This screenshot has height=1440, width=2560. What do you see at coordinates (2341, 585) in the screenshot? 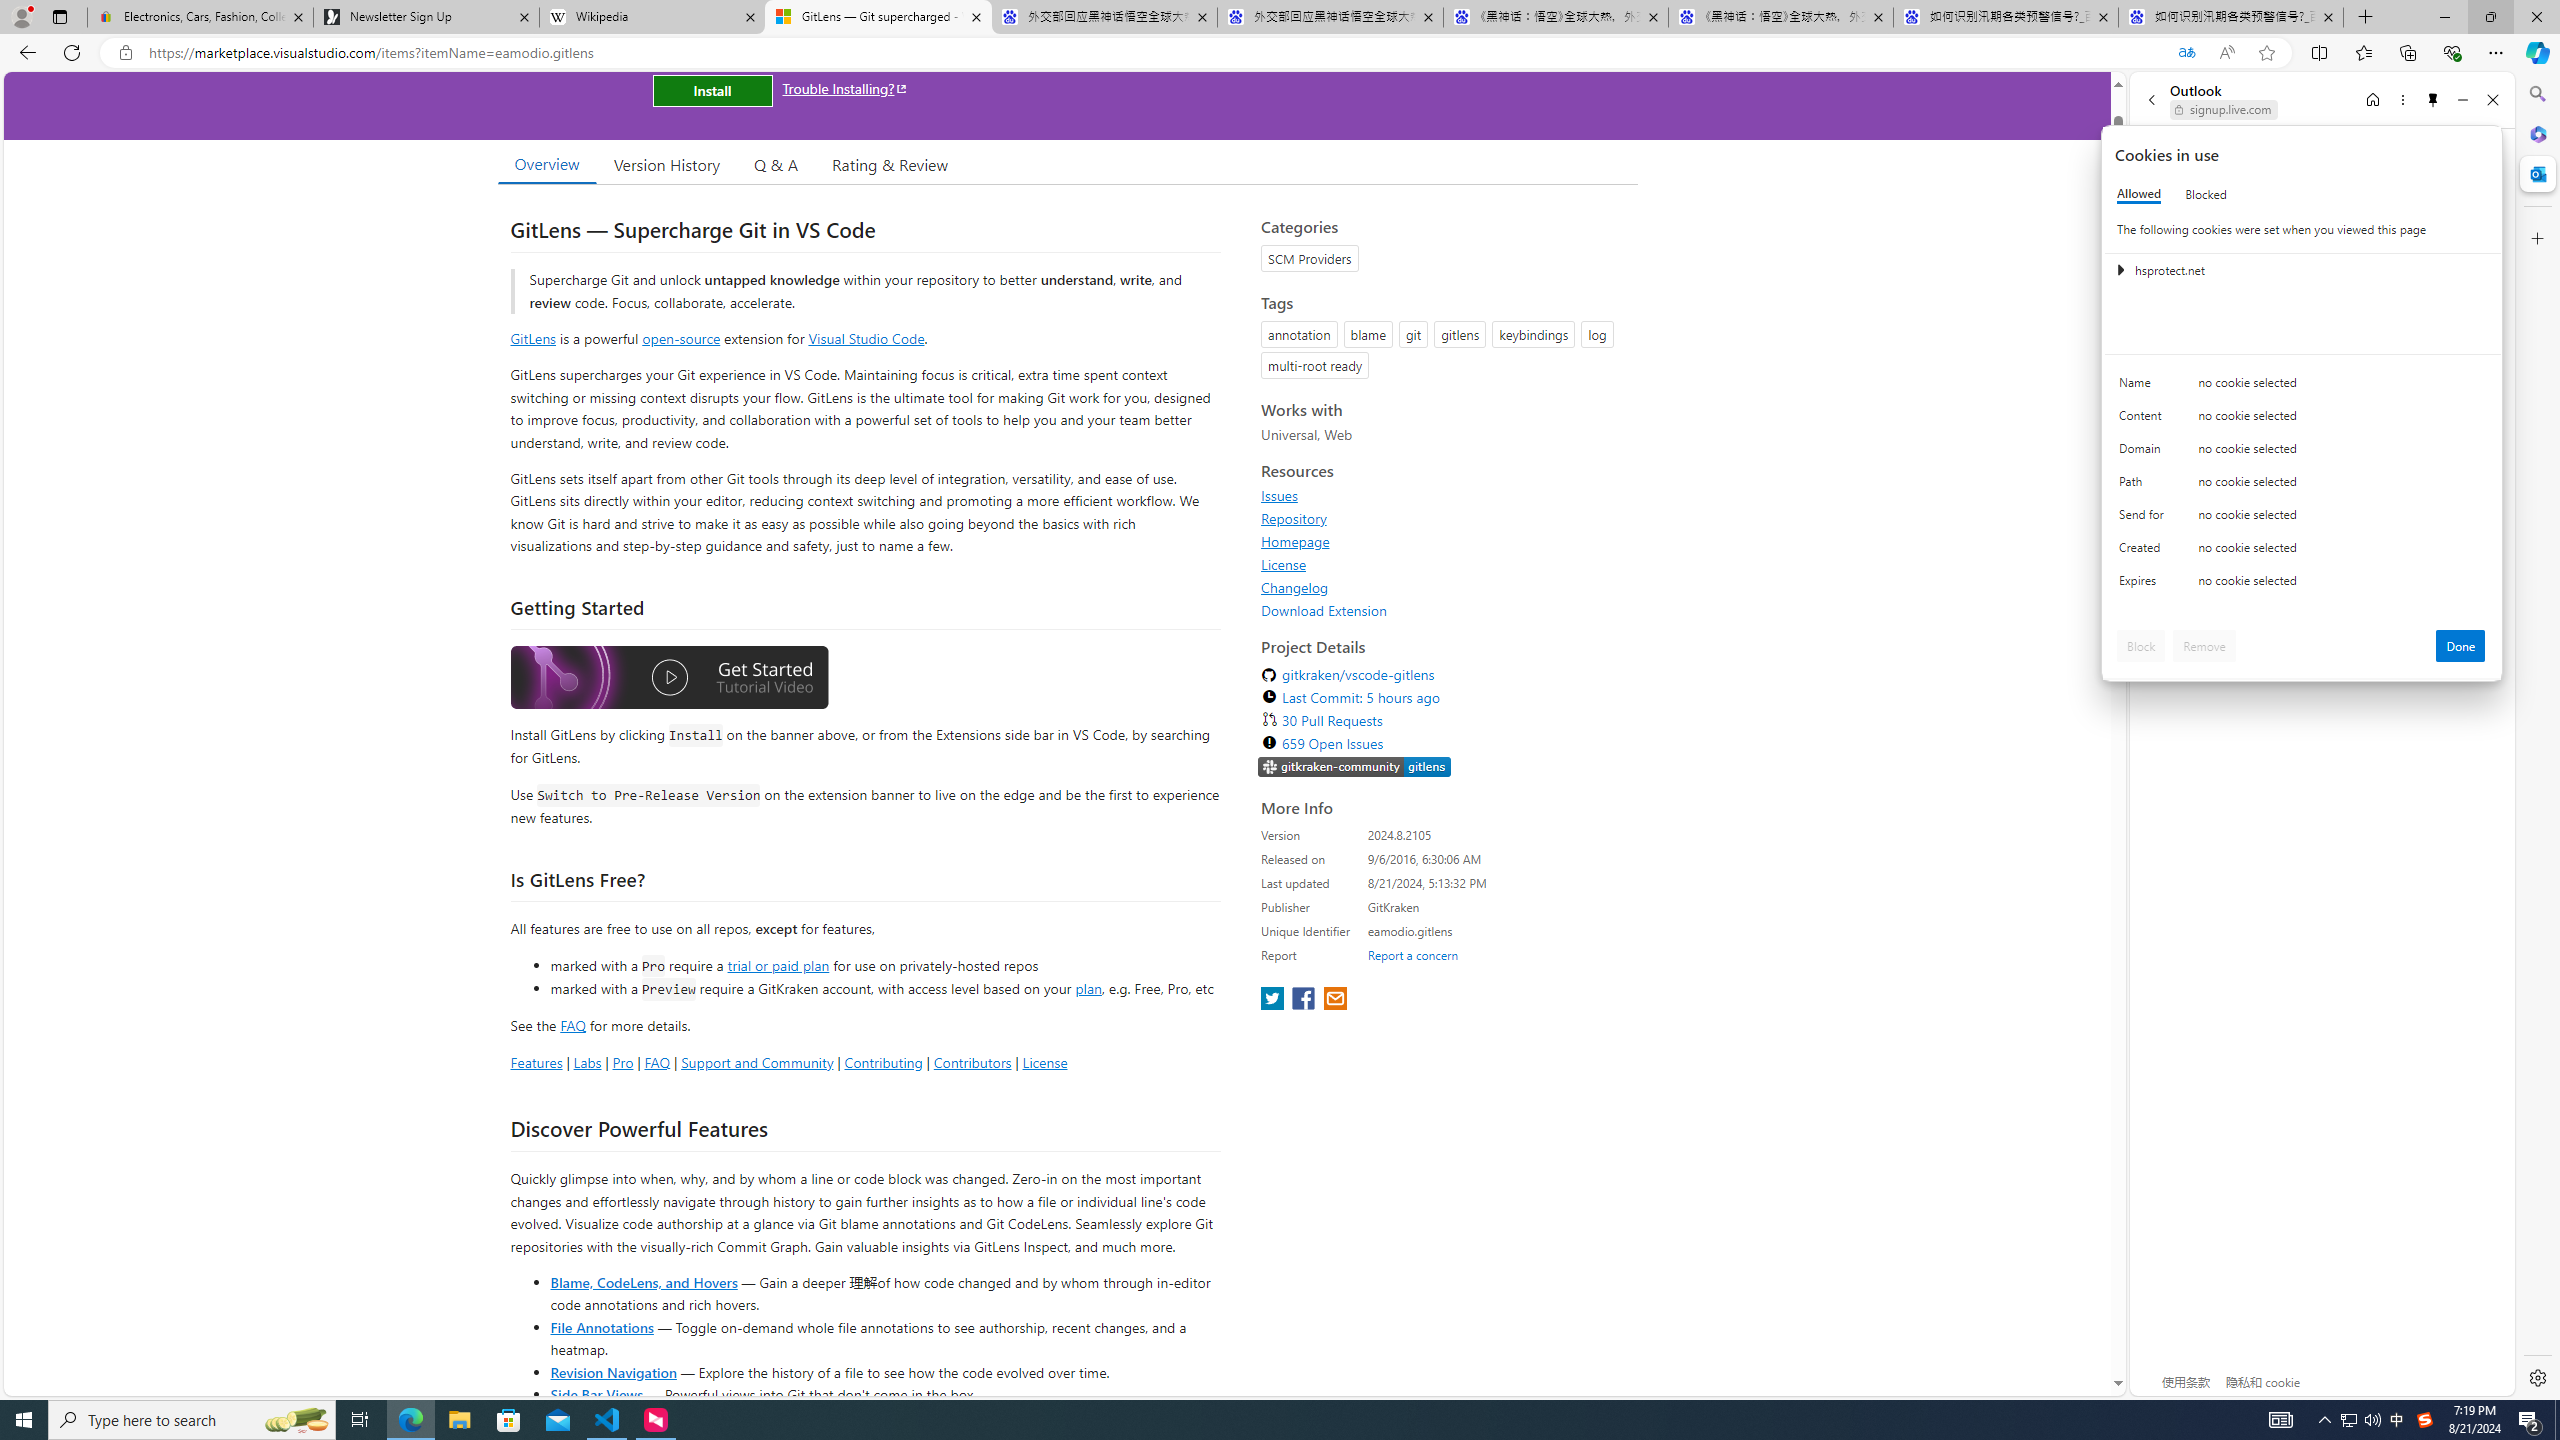
I see `'no cookie selected'` at bounding box center [2341, 585].